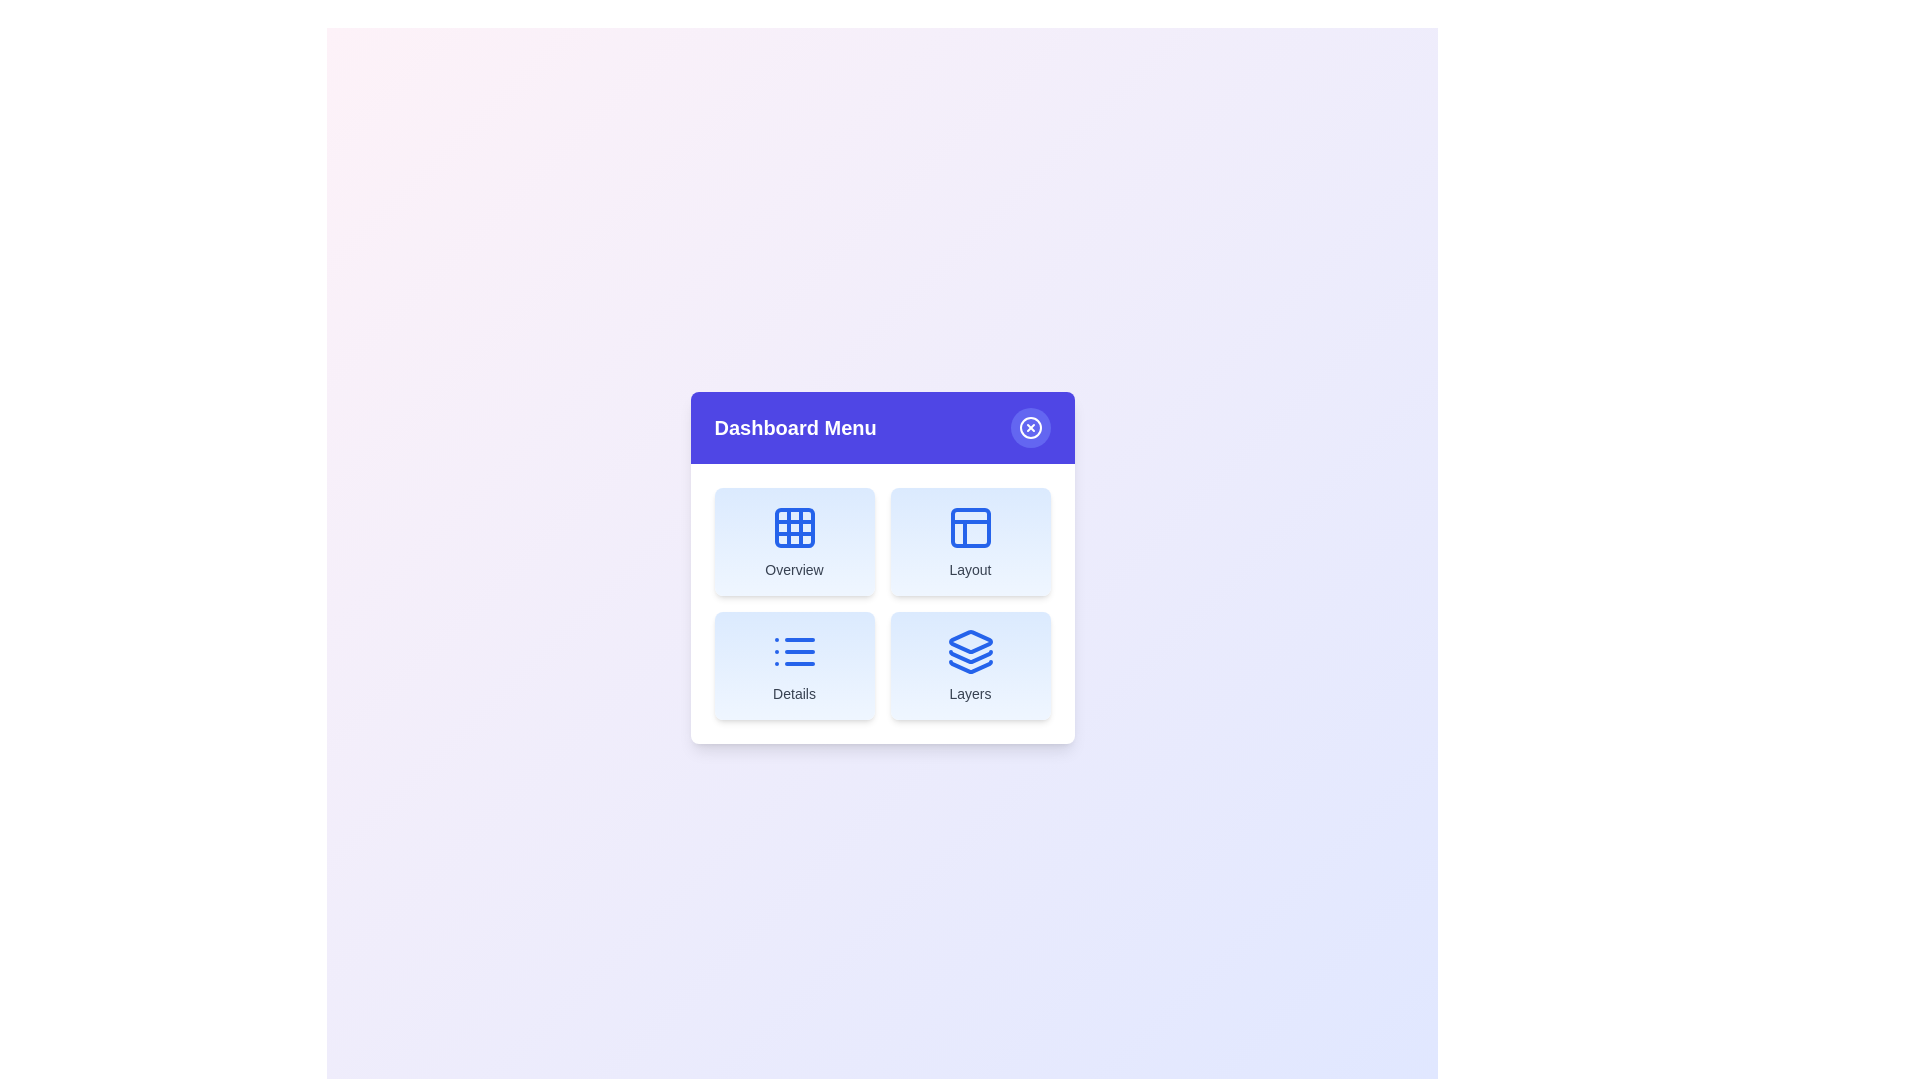 This screenshot has width=1920, height=1080. I want to click on the menu item labeled Layers, so click(970, 666).